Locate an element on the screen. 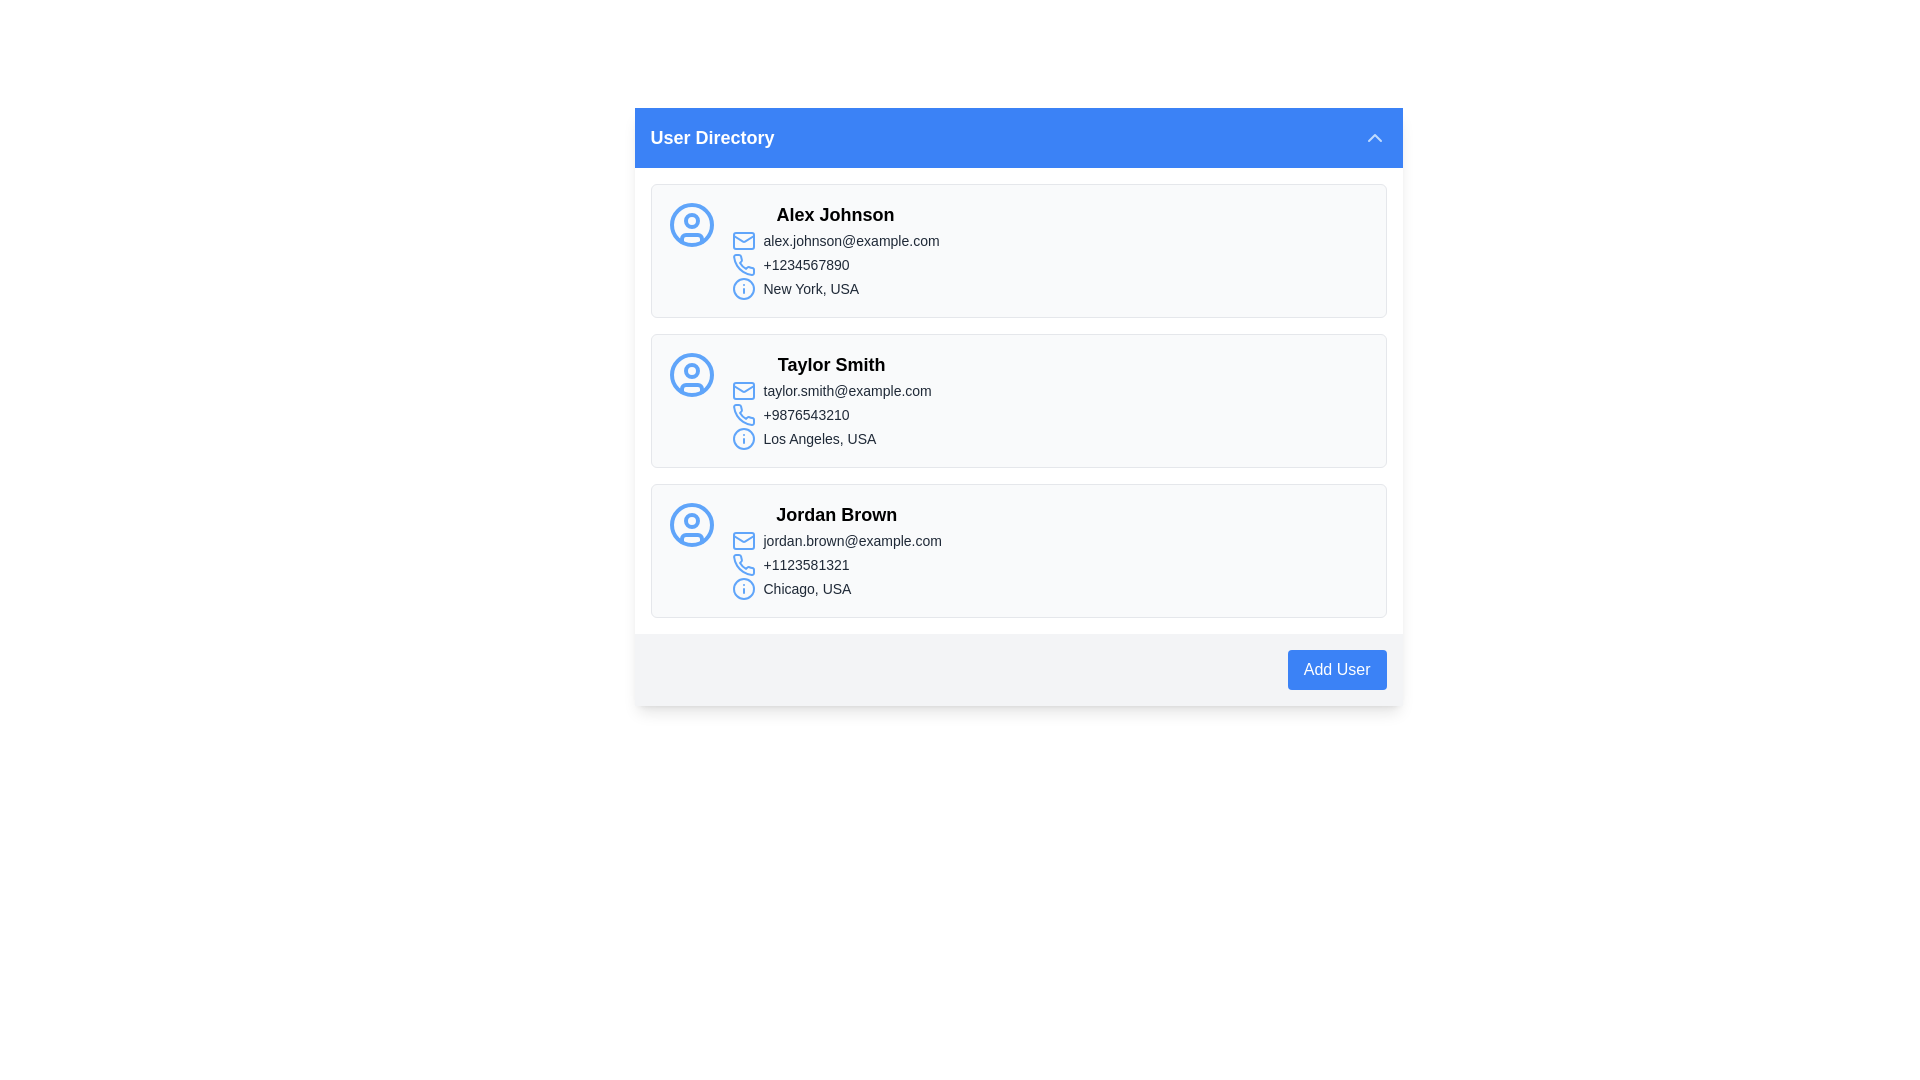 The height and width of the screenshot is (1080, 1920). email address displayed in the text element located in the third user's information card, beneath 'Jordan Brown' and above the phone number '+1123581321' is located at coordinates (836, 540).